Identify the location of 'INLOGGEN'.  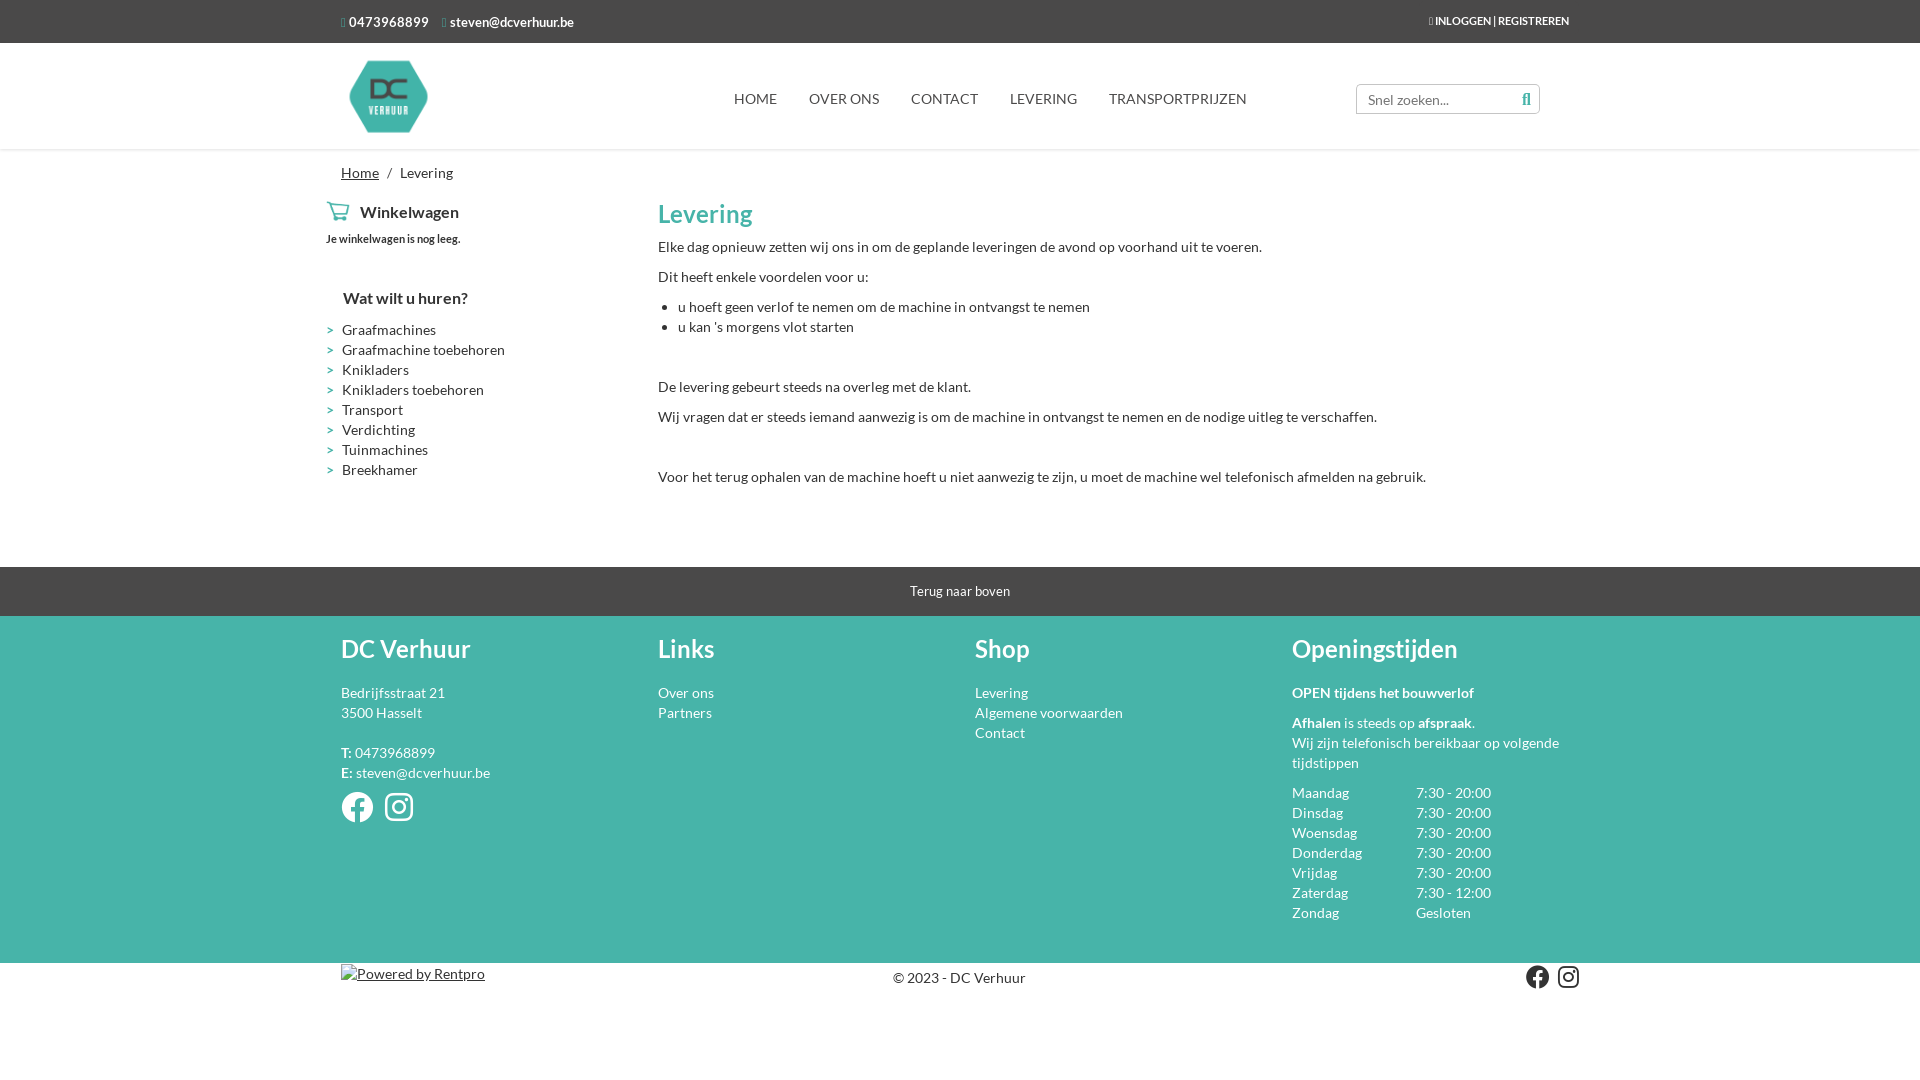
(1463, 20).